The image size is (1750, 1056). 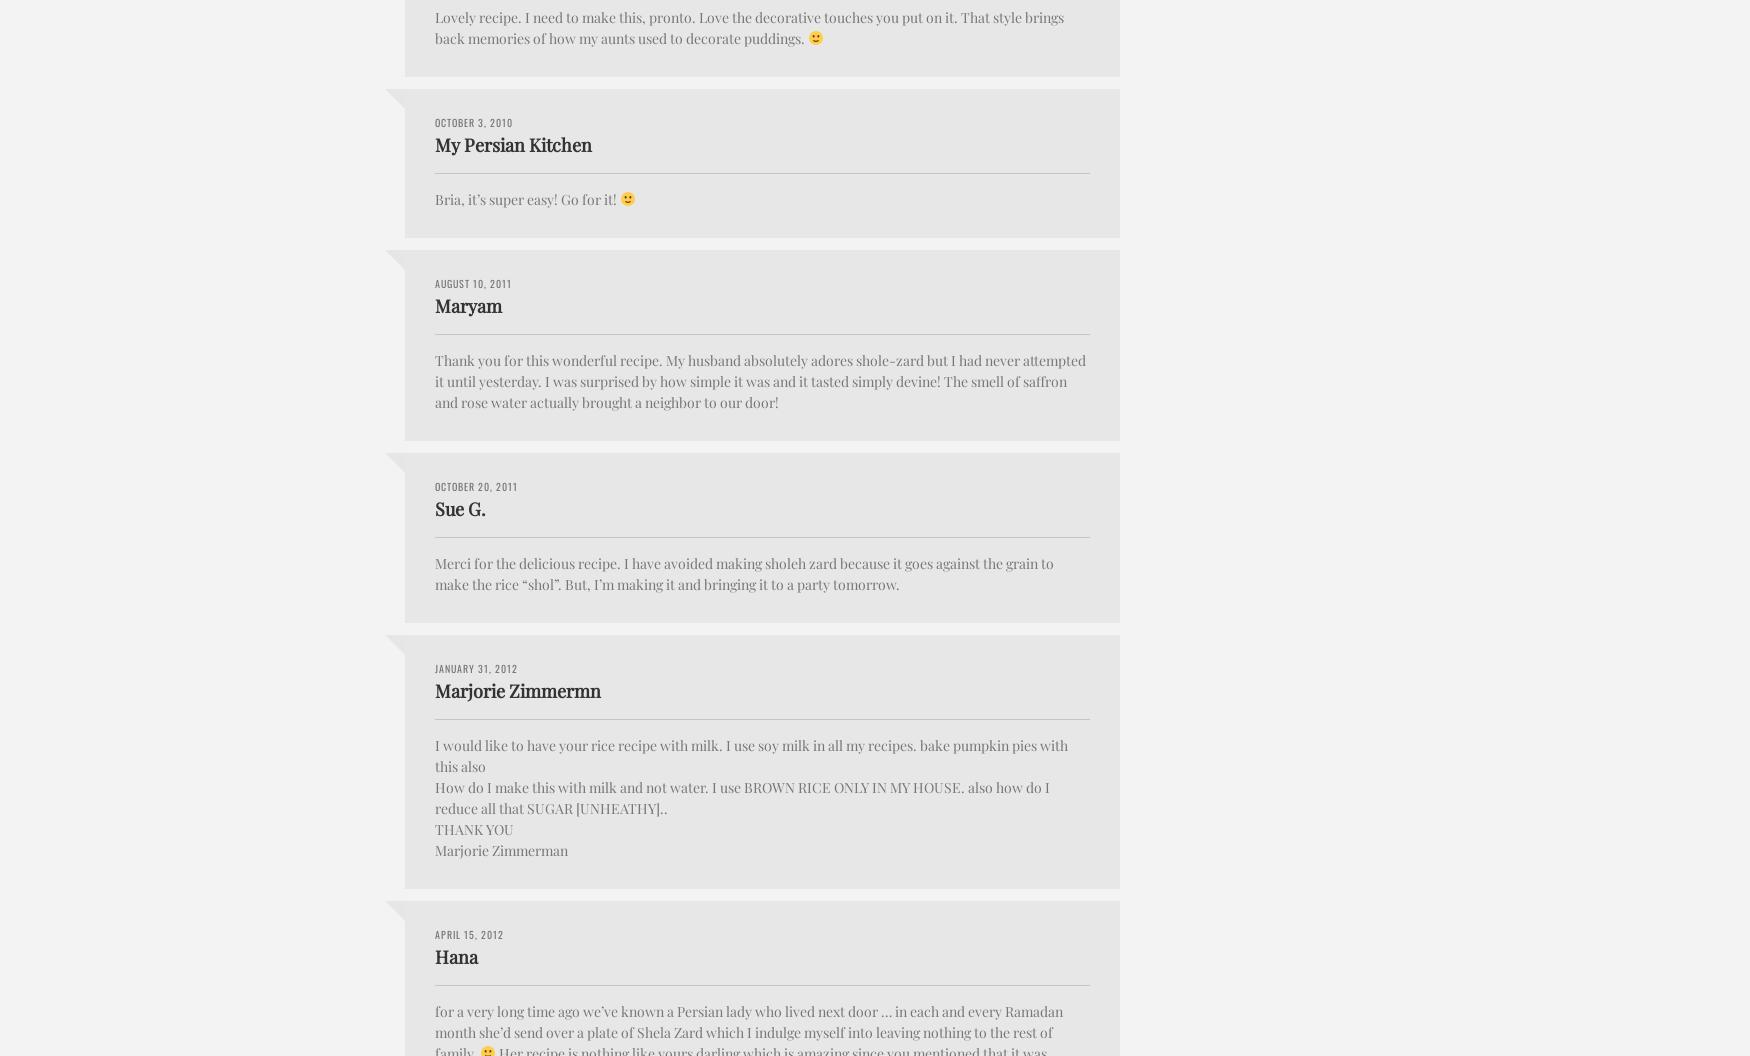 I want to click on 'Merci for the delicious recipe.  I have avoided making sholeh zard because it goes against the grain to make the rice “shol”.  But, I’m making it and bringing it to a party tomorrow.', so click(x=744, y=572).